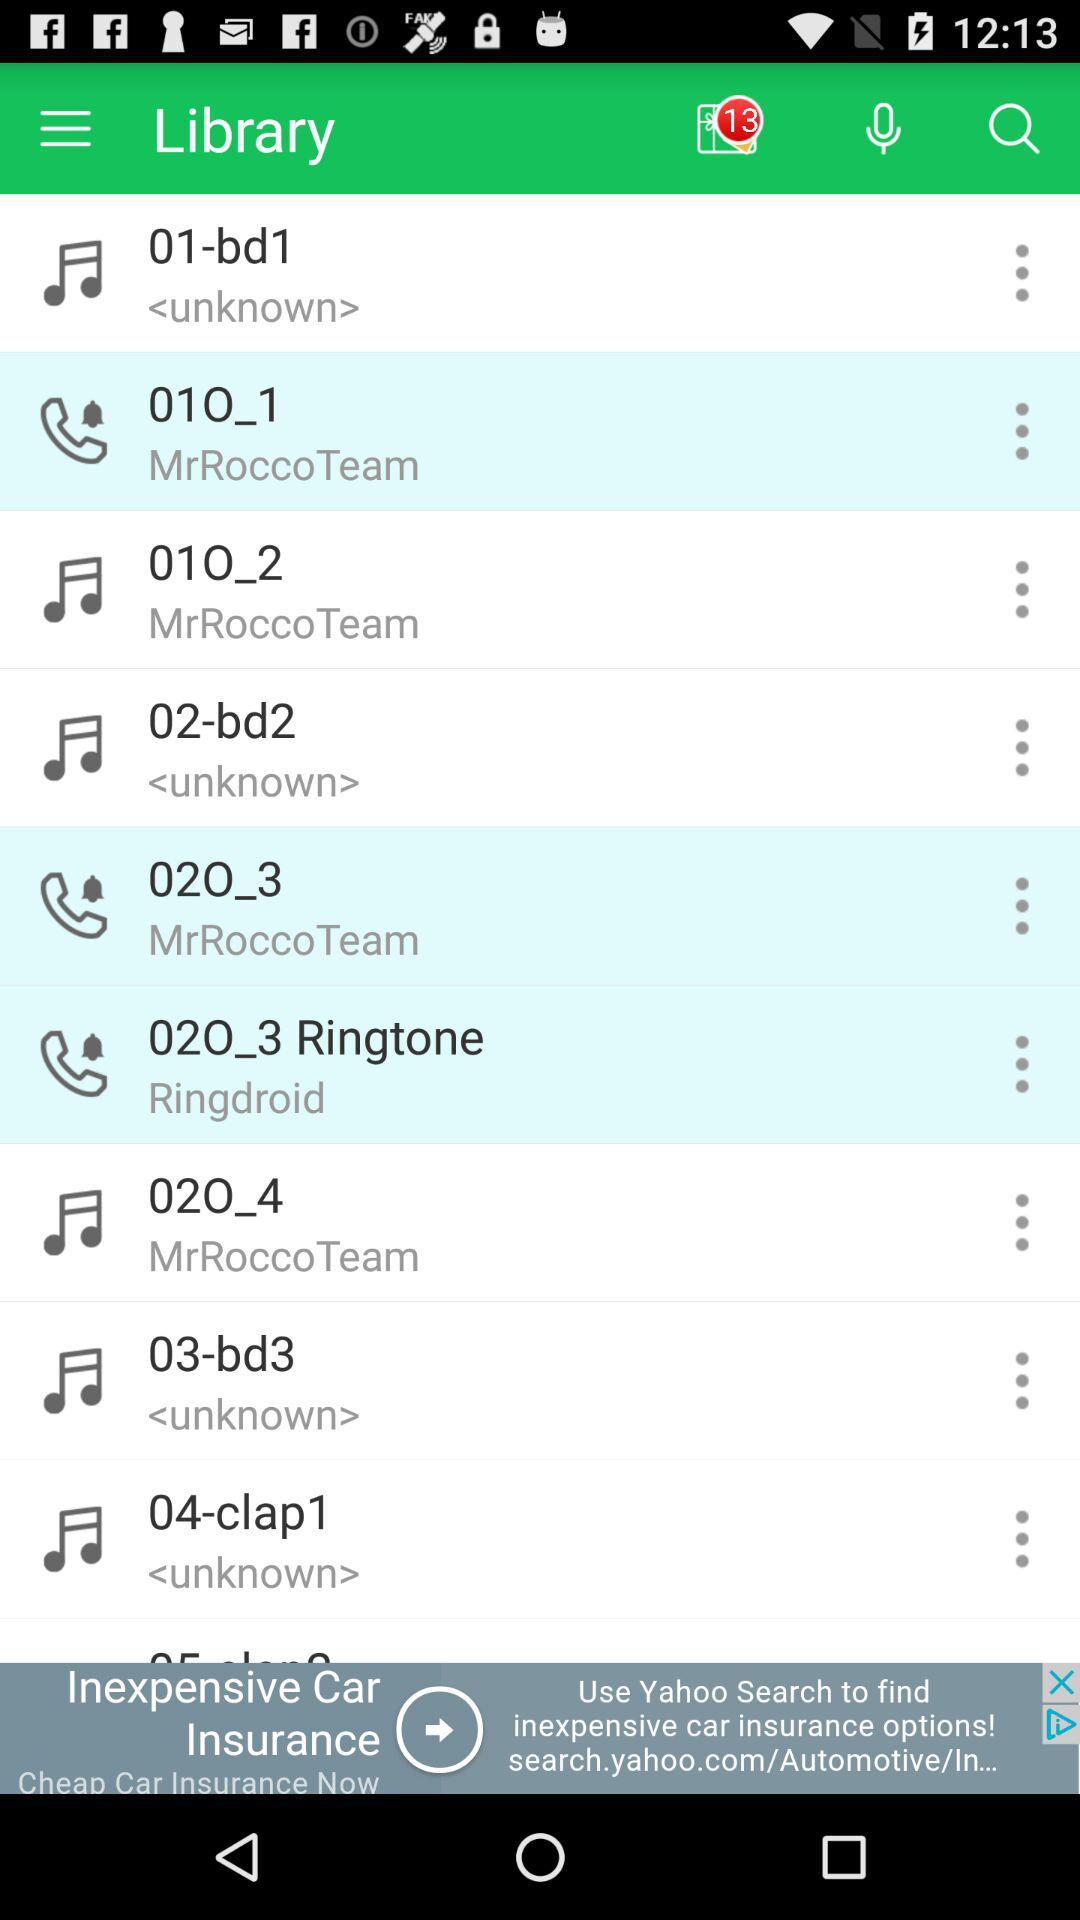 The width and height of the screenshot is (1080, 1920). I want to click on get more details, so click(1022, 1063).